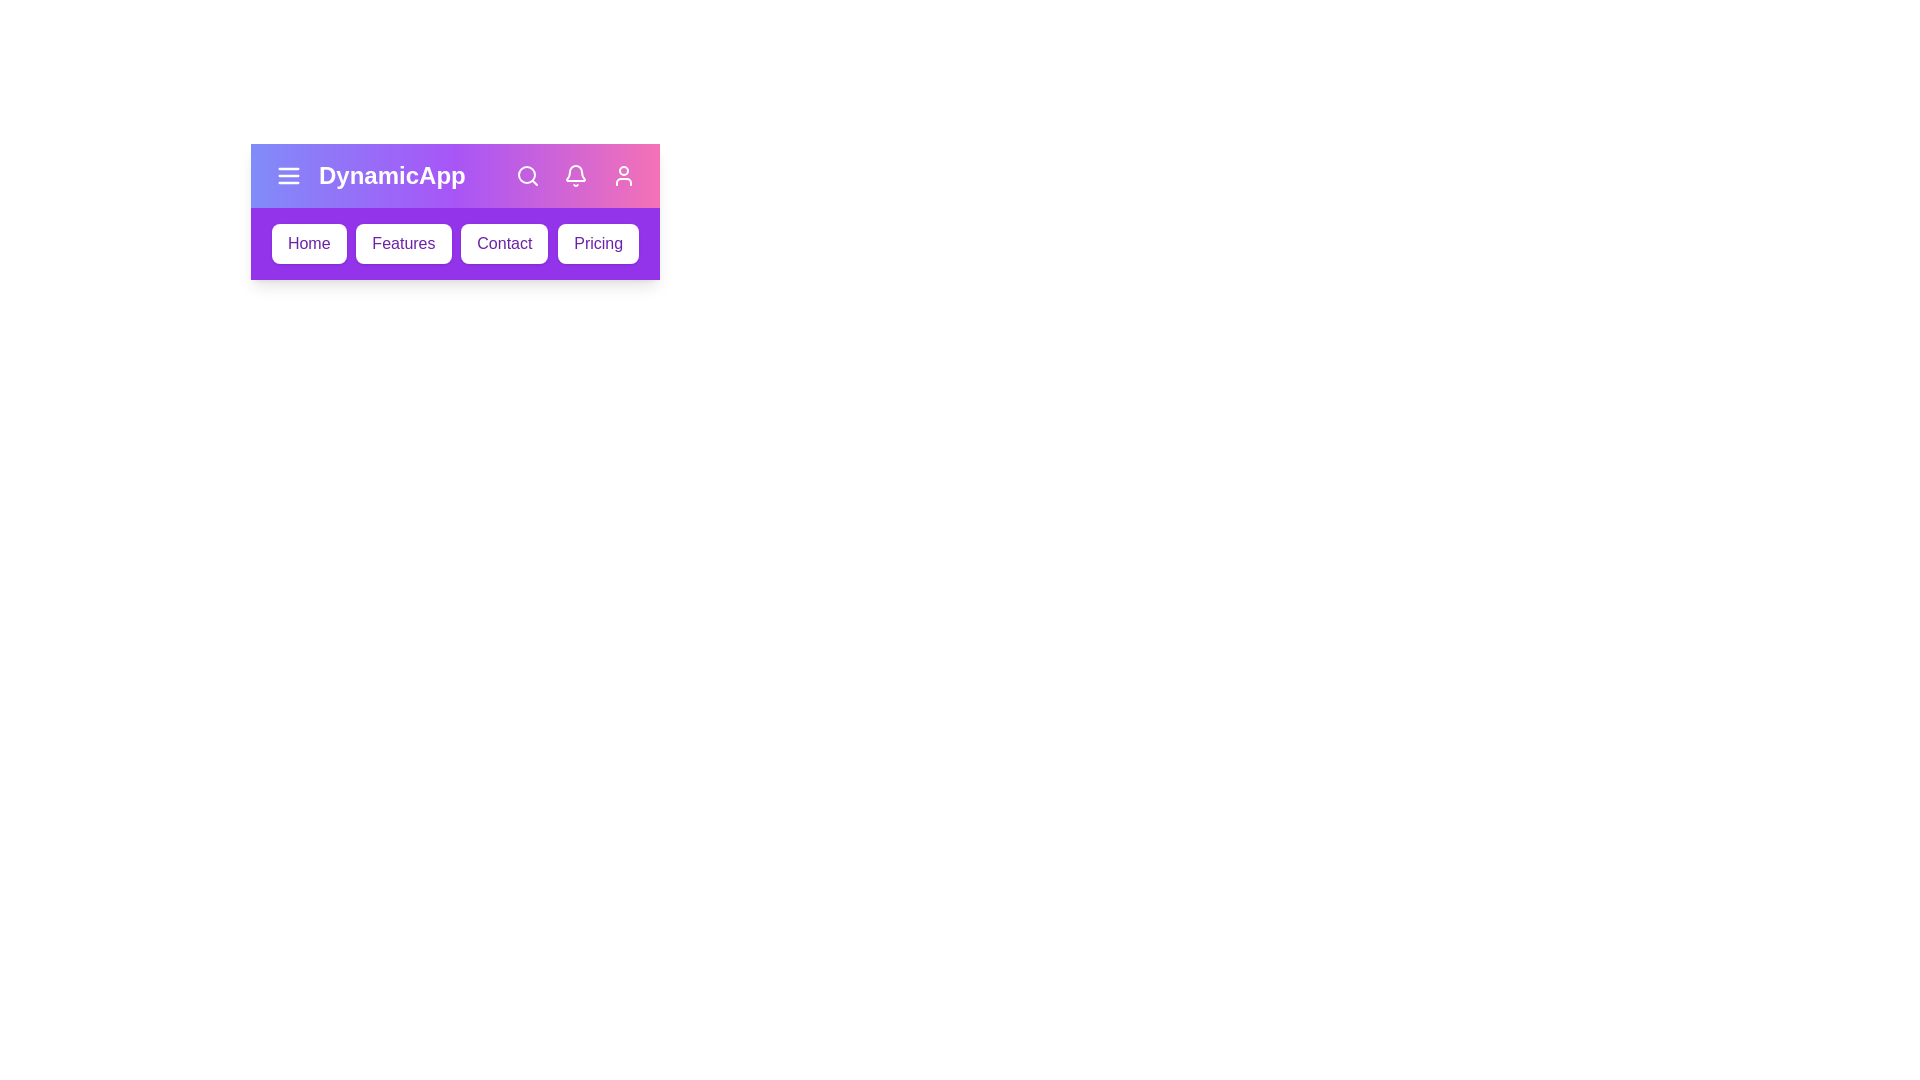  What do you see at coordinates (623, 175) in the screenshot?
I see `the user icon in the app bar to access the user profile` at bounding box center [623, 175].